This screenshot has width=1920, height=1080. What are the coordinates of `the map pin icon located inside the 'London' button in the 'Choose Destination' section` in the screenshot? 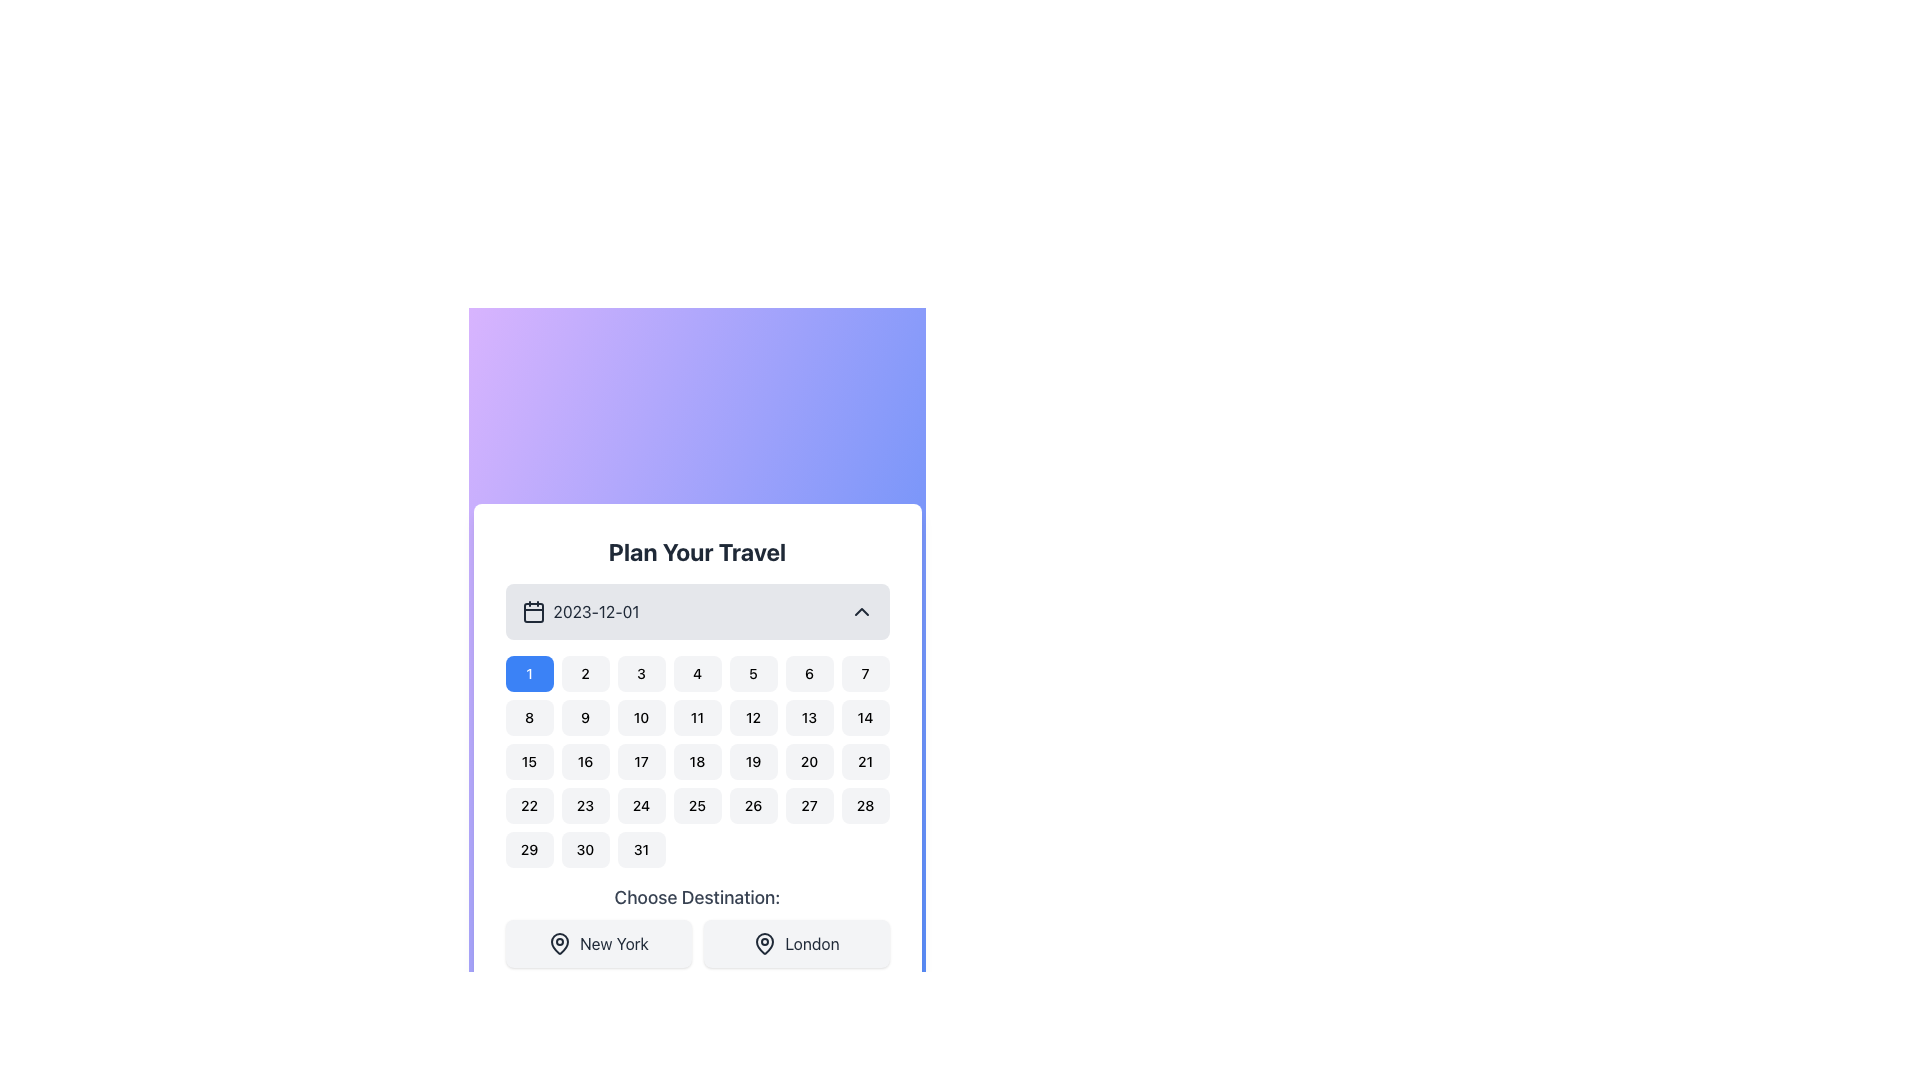 It's located at (764, 944).